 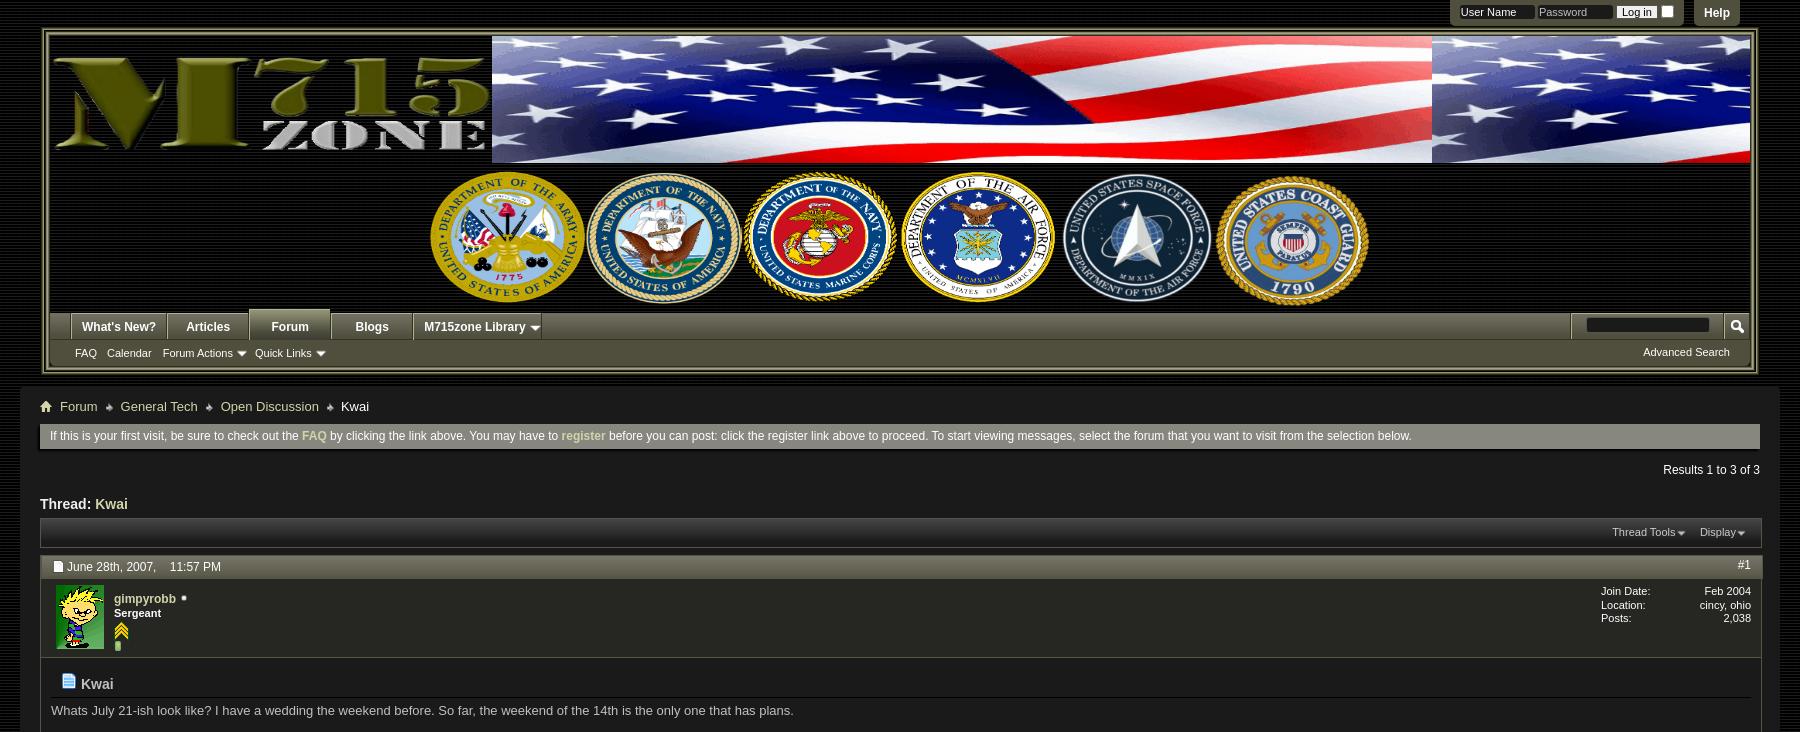 I want to click on 'What's New?', so click(x=118, y=326).